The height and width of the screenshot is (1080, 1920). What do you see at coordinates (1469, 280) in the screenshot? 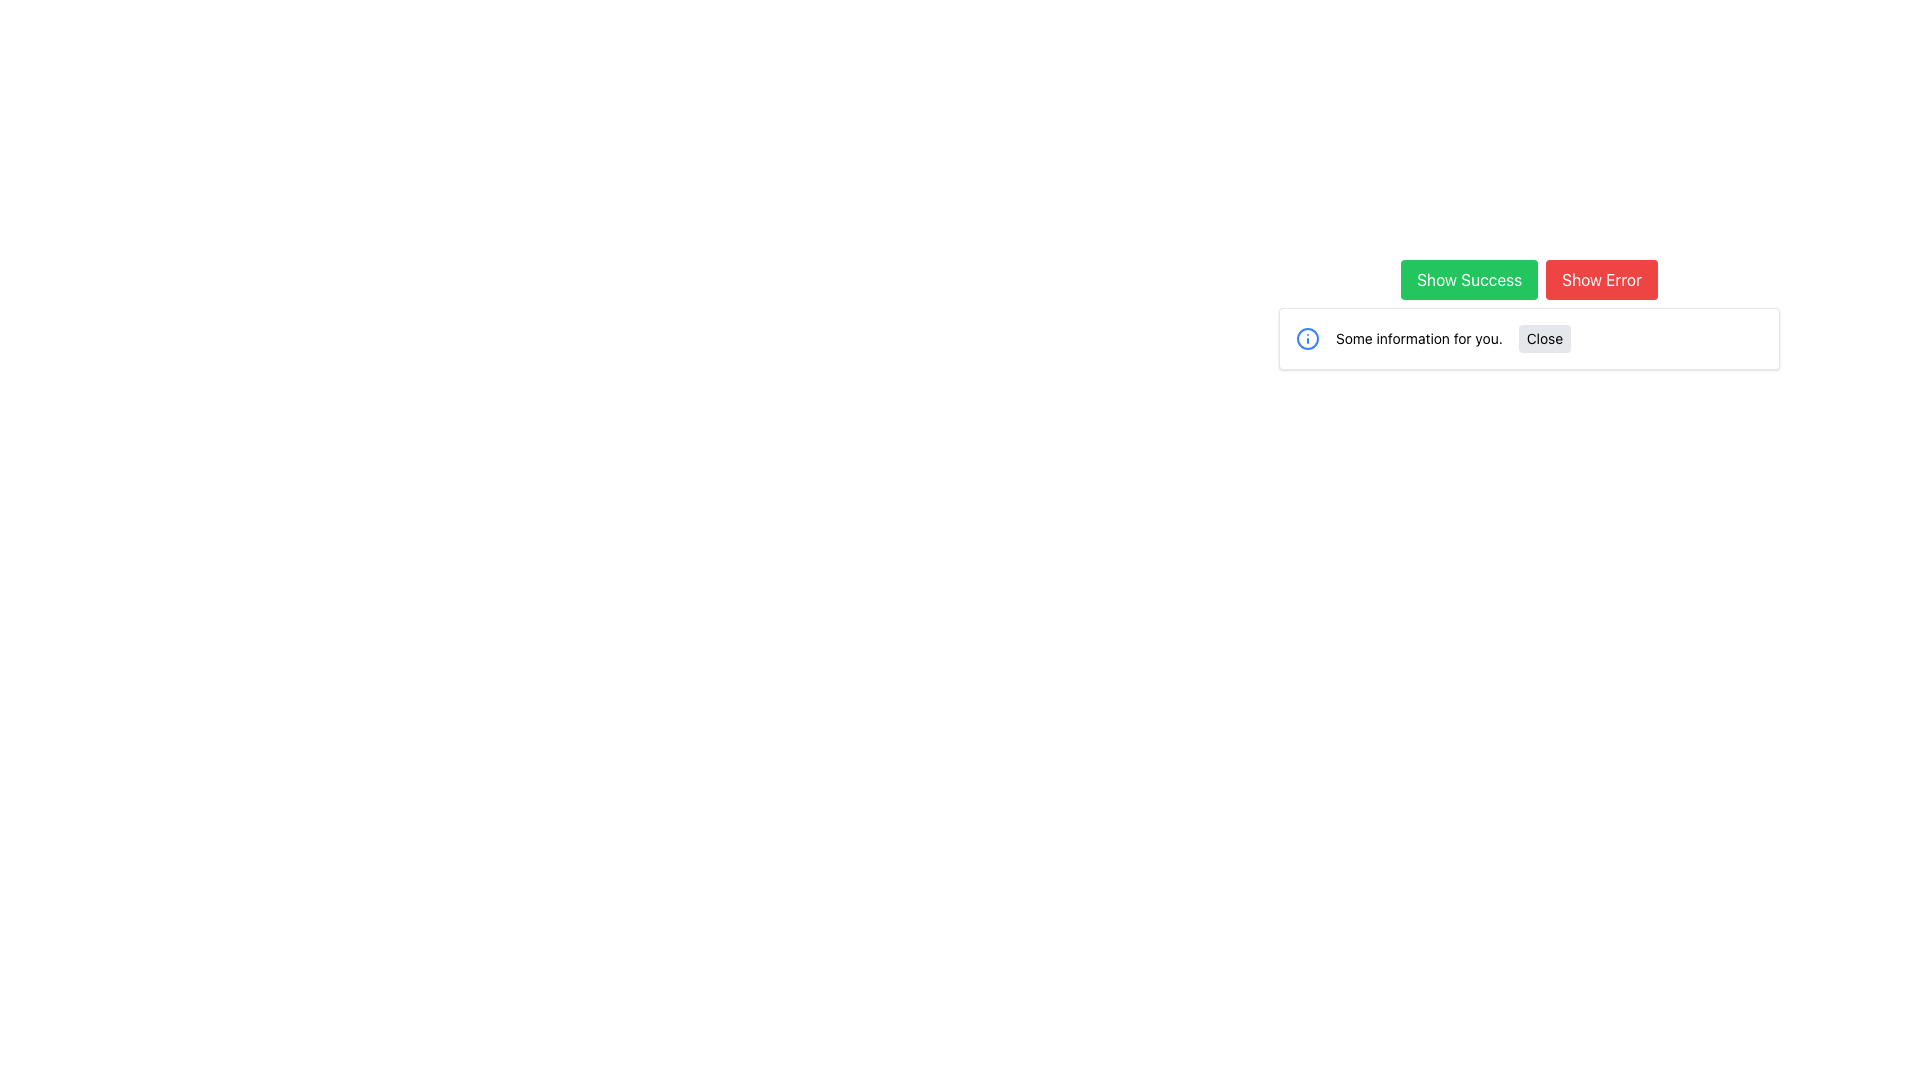
I see `the green rectangular button labeled 'Show Success'` at bounding box center [1469, 280].